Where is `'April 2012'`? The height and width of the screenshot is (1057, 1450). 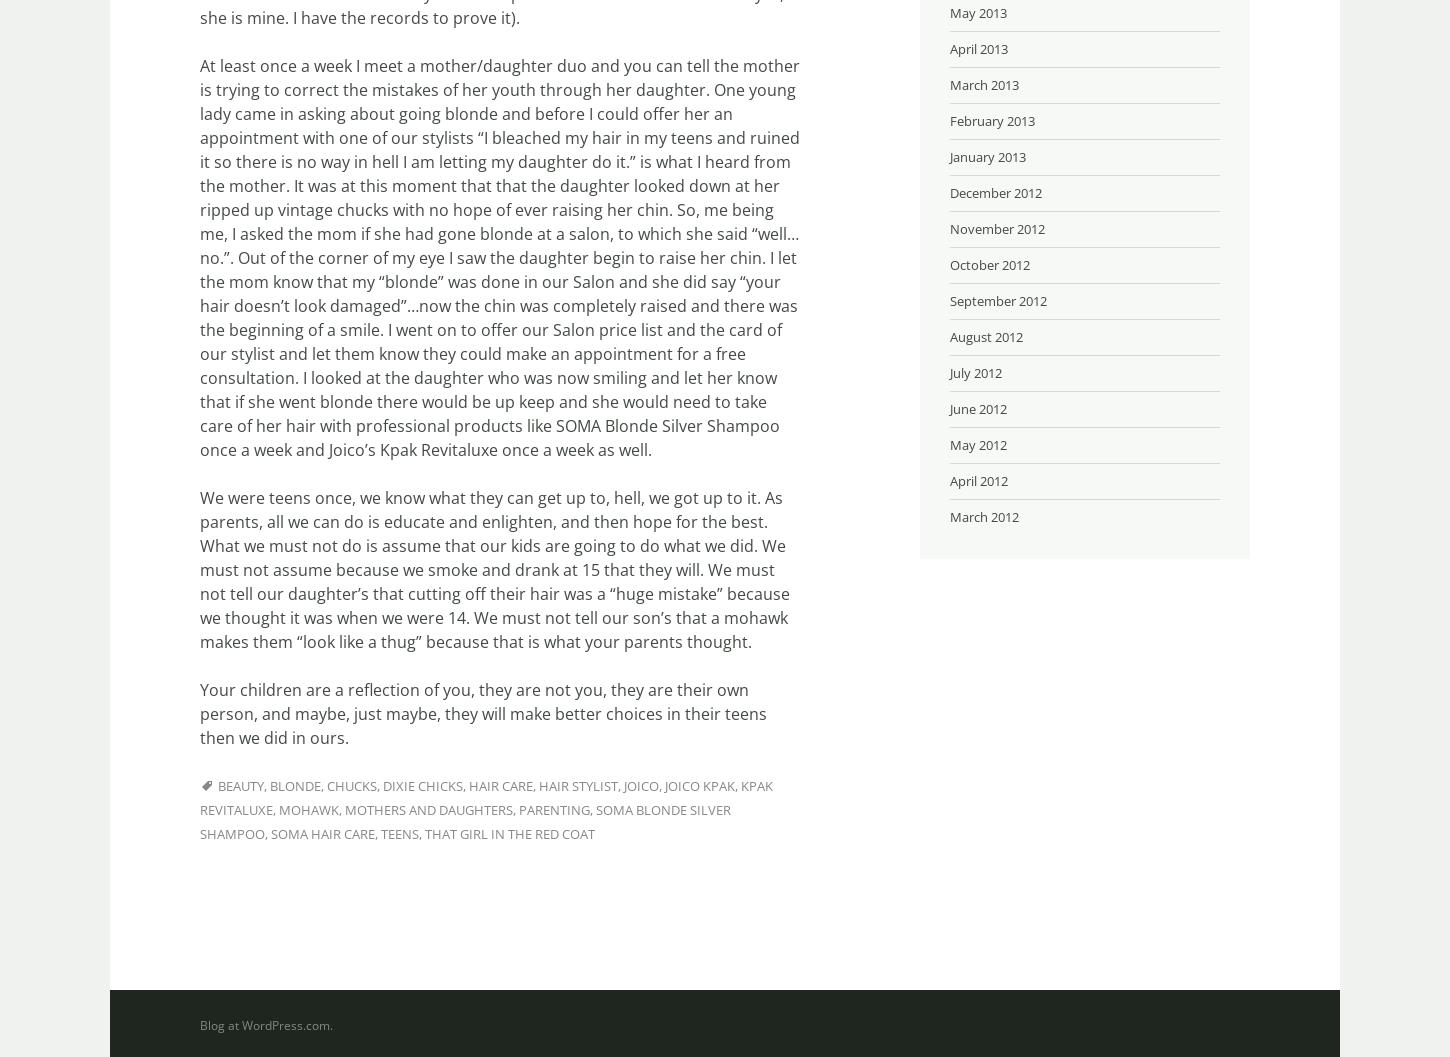
'April 2012' is located at coordinates (949, 481).